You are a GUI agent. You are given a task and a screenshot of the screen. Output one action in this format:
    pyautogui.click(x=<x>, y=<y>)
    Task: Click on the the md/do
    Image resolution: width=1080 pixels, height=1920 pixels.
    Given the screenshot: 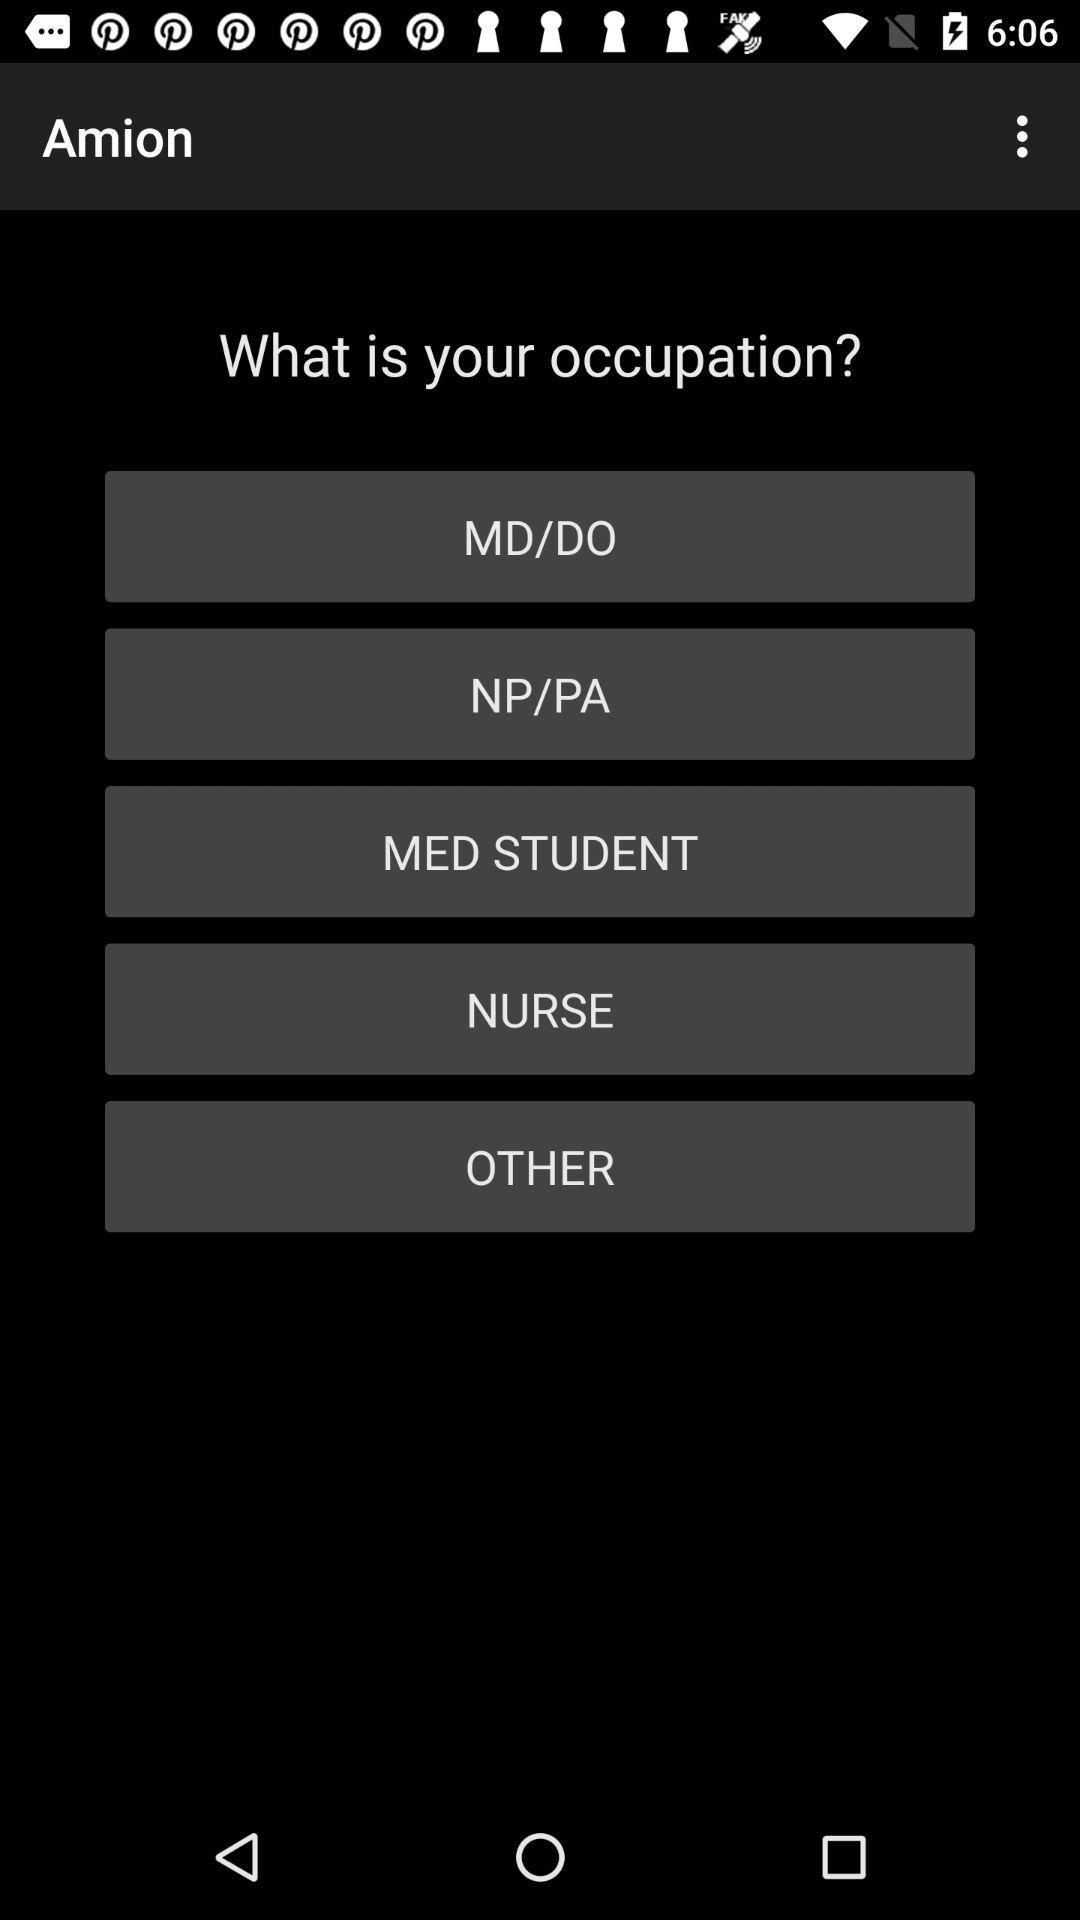 What is the action you would take?
    pyautogui.click(x=540, y=536)
    